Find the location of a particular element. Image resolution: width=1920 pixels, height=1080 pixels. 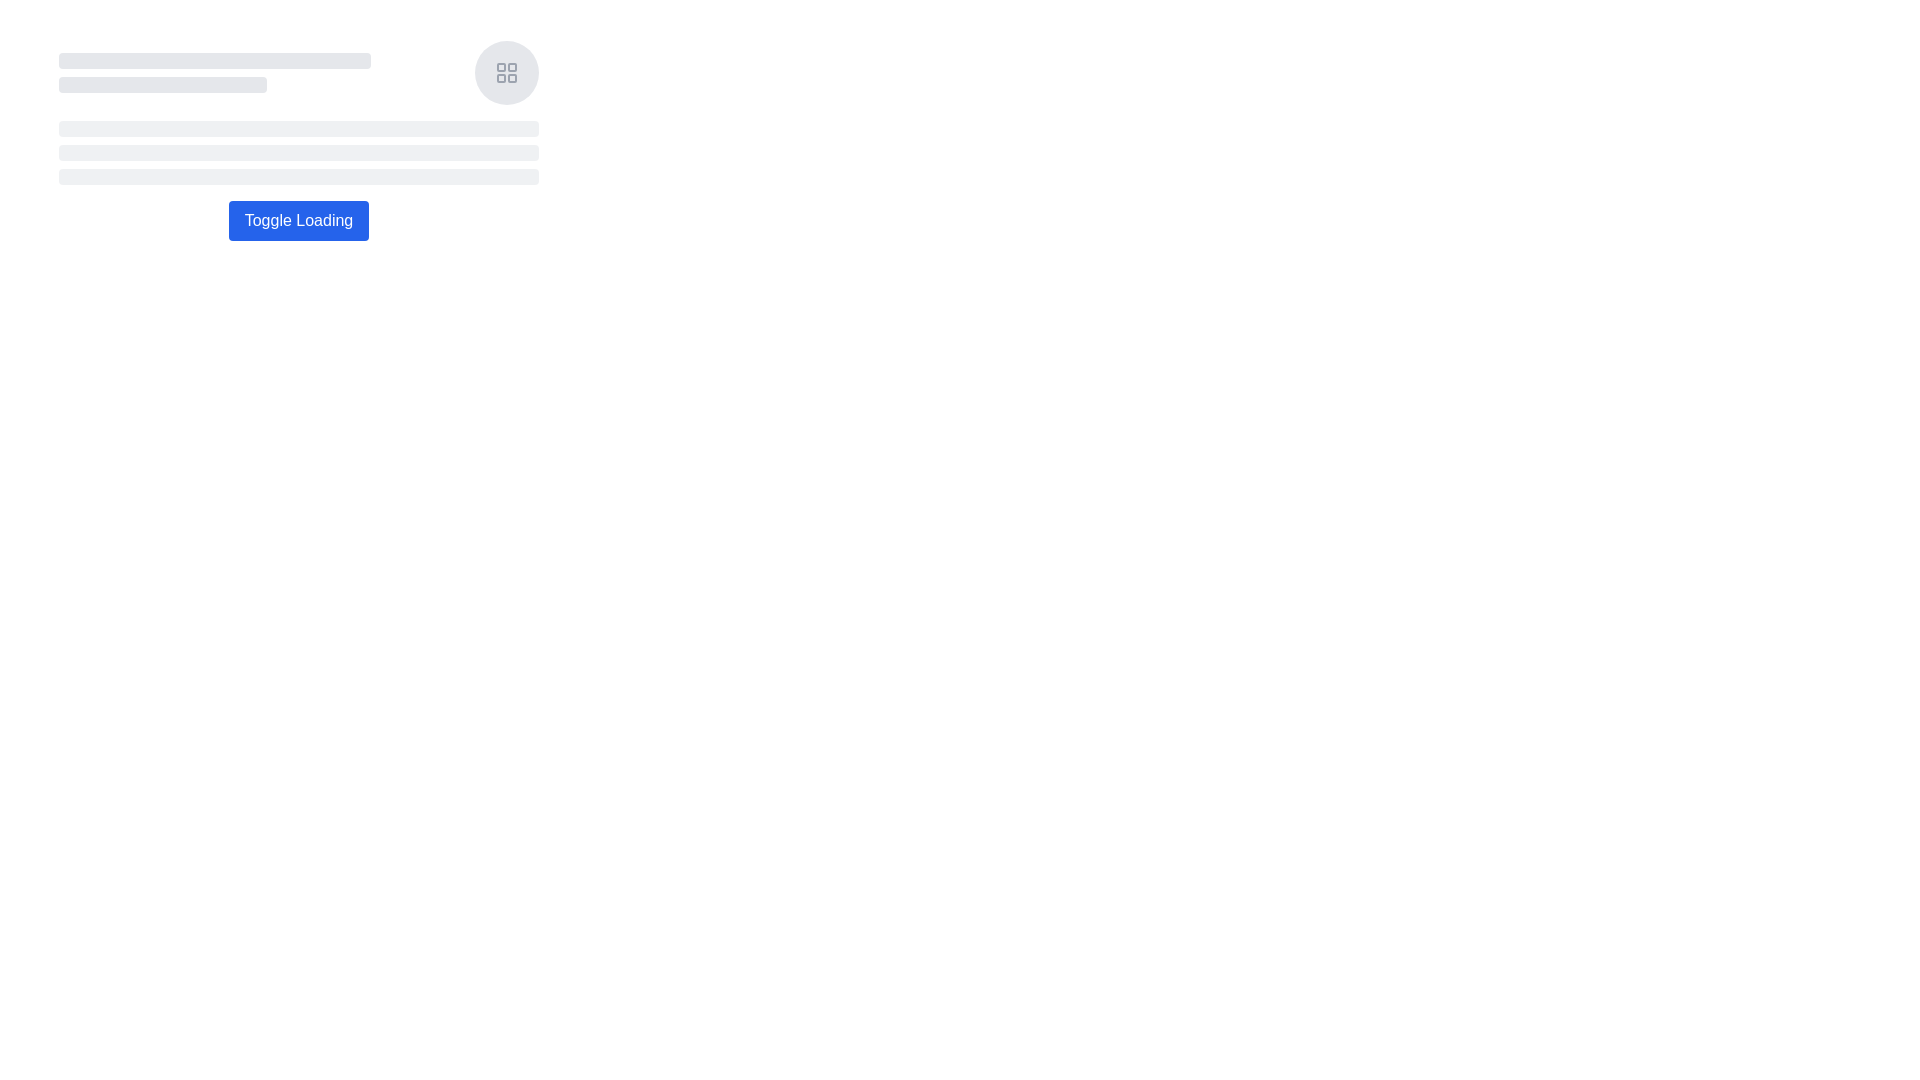

the third Skeleton loader segment, which is a visual placeholder indicating loading content is located at coordinates (297, 176).